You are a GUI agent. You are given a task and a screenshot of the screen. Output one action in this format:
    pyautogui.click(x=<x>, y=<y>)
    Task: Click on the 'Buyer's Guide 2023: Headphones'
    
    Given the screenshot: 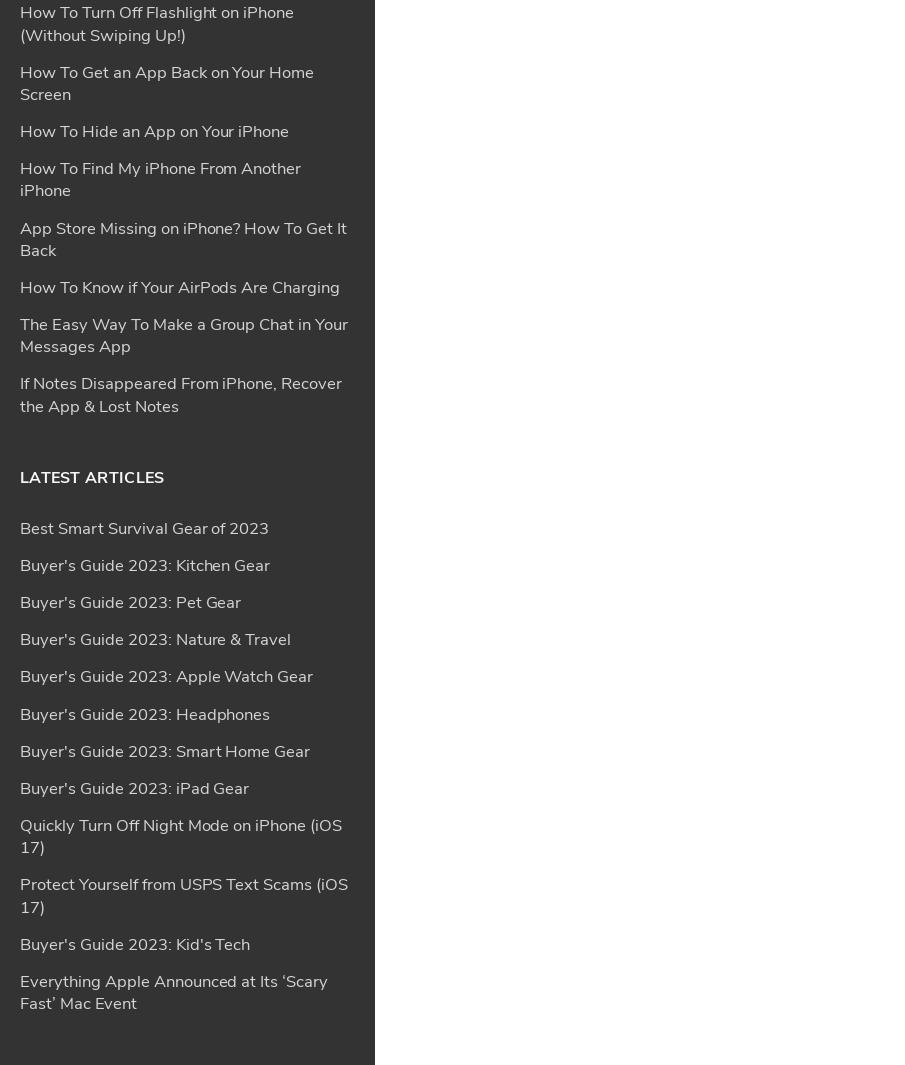 What is the action you would take?
    pyautogui.click(x=143, y=125)
    